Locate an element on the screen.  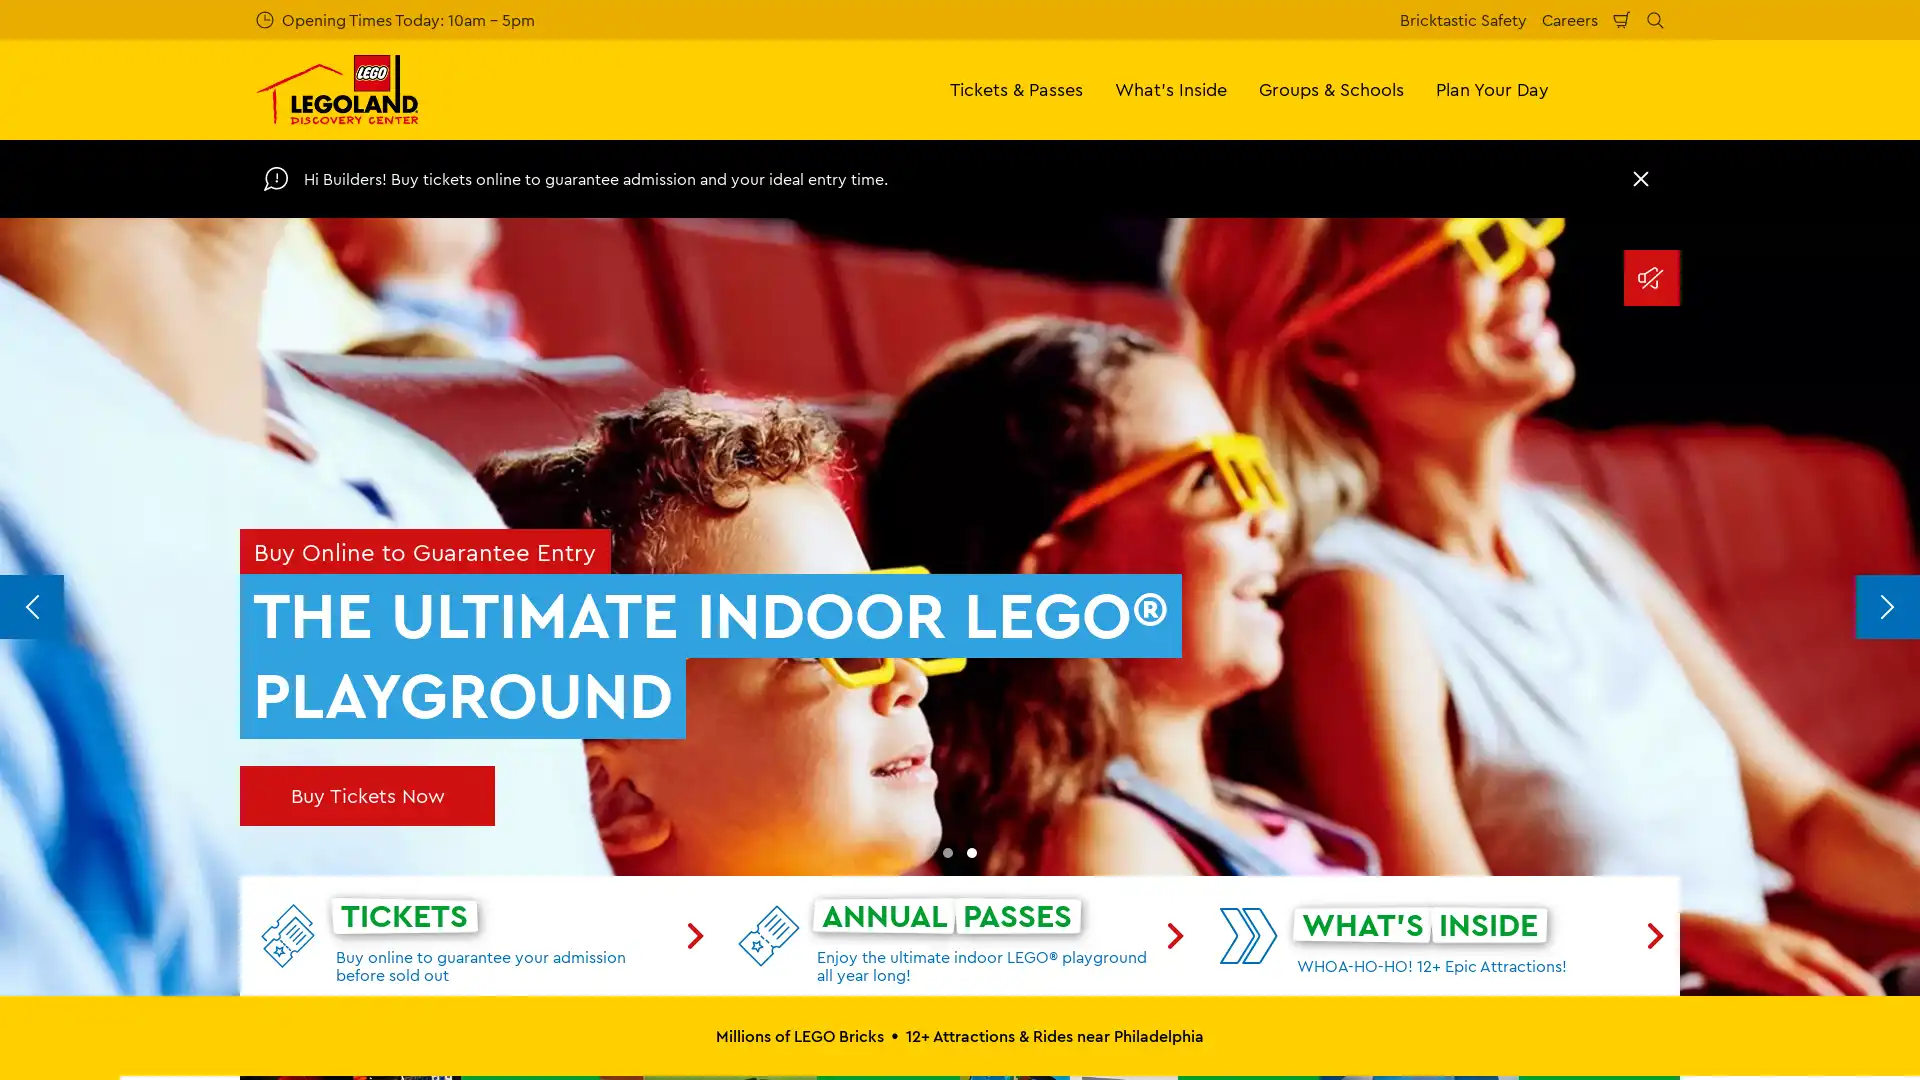
Go to slide 2 is located at coordinates (971, 852).